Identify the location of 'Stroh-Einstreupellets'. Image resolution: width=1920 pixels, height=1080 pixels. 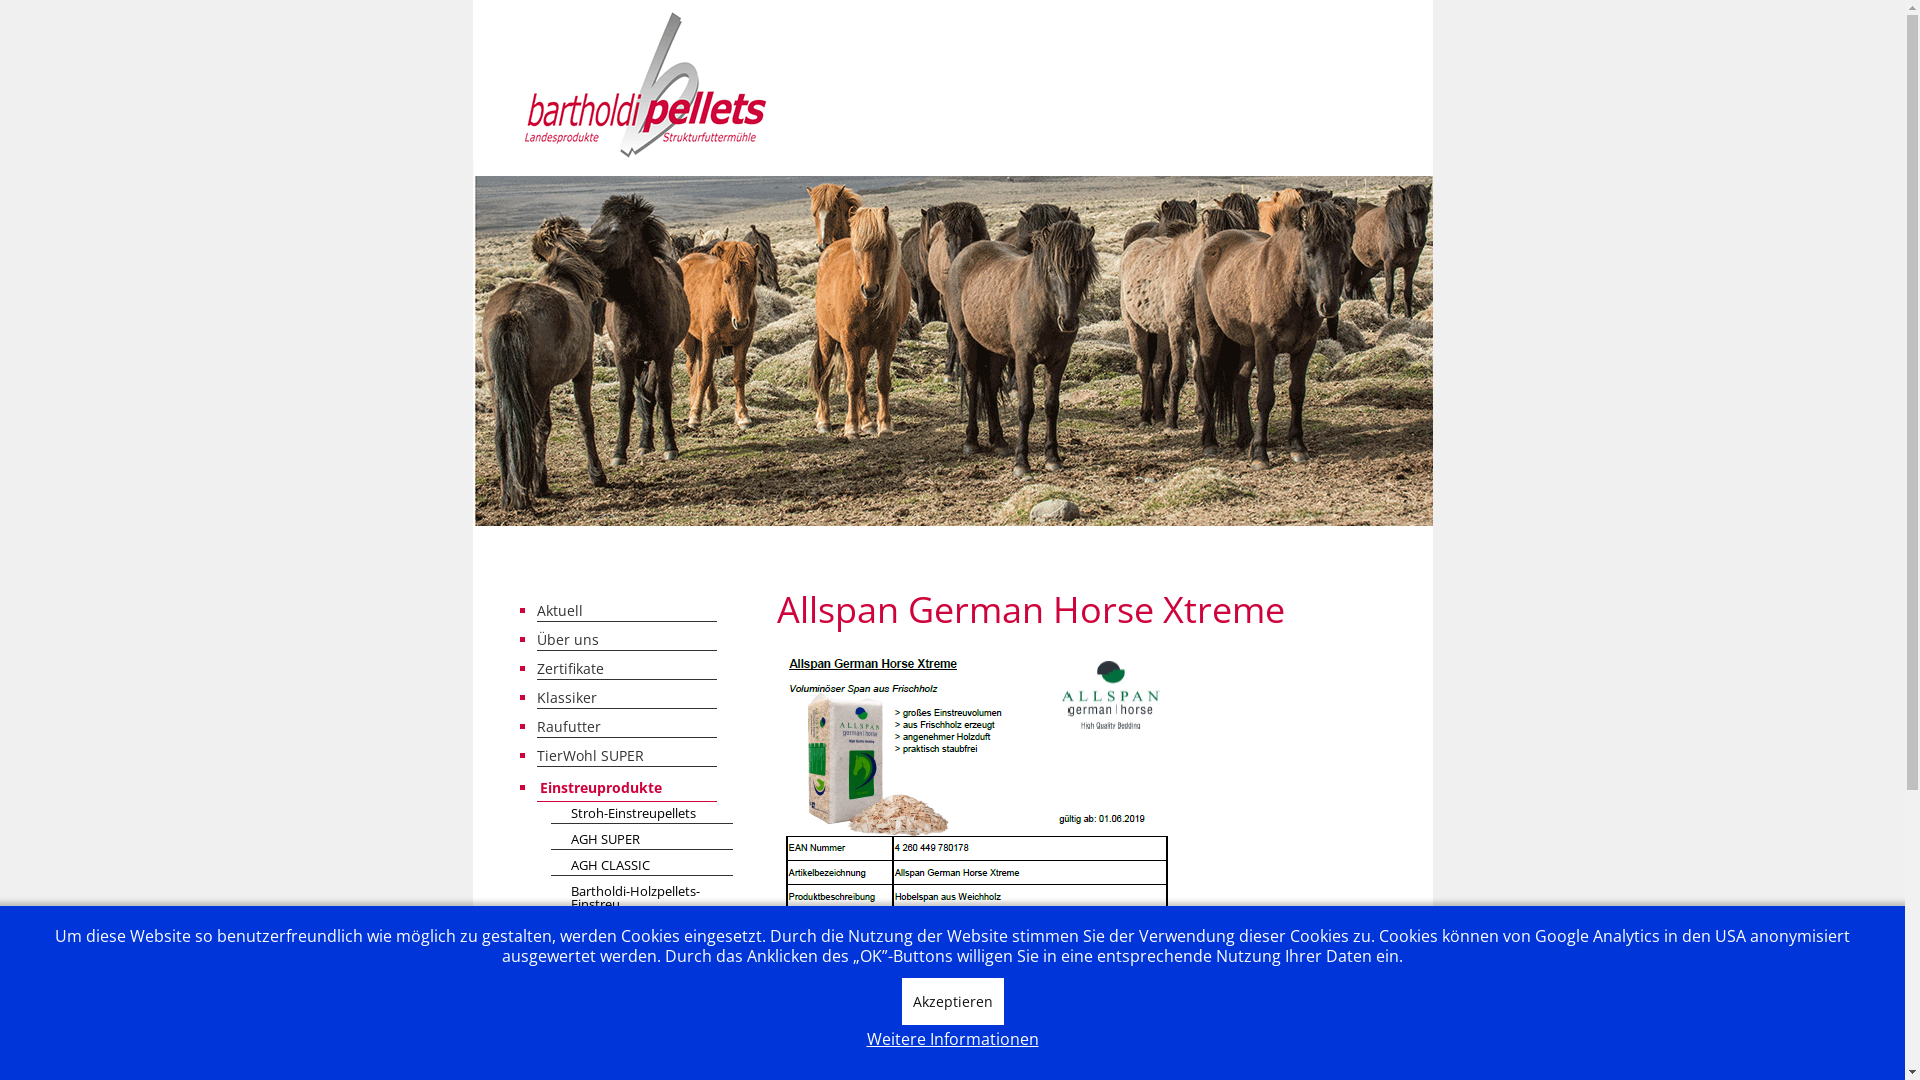
(641, 814).